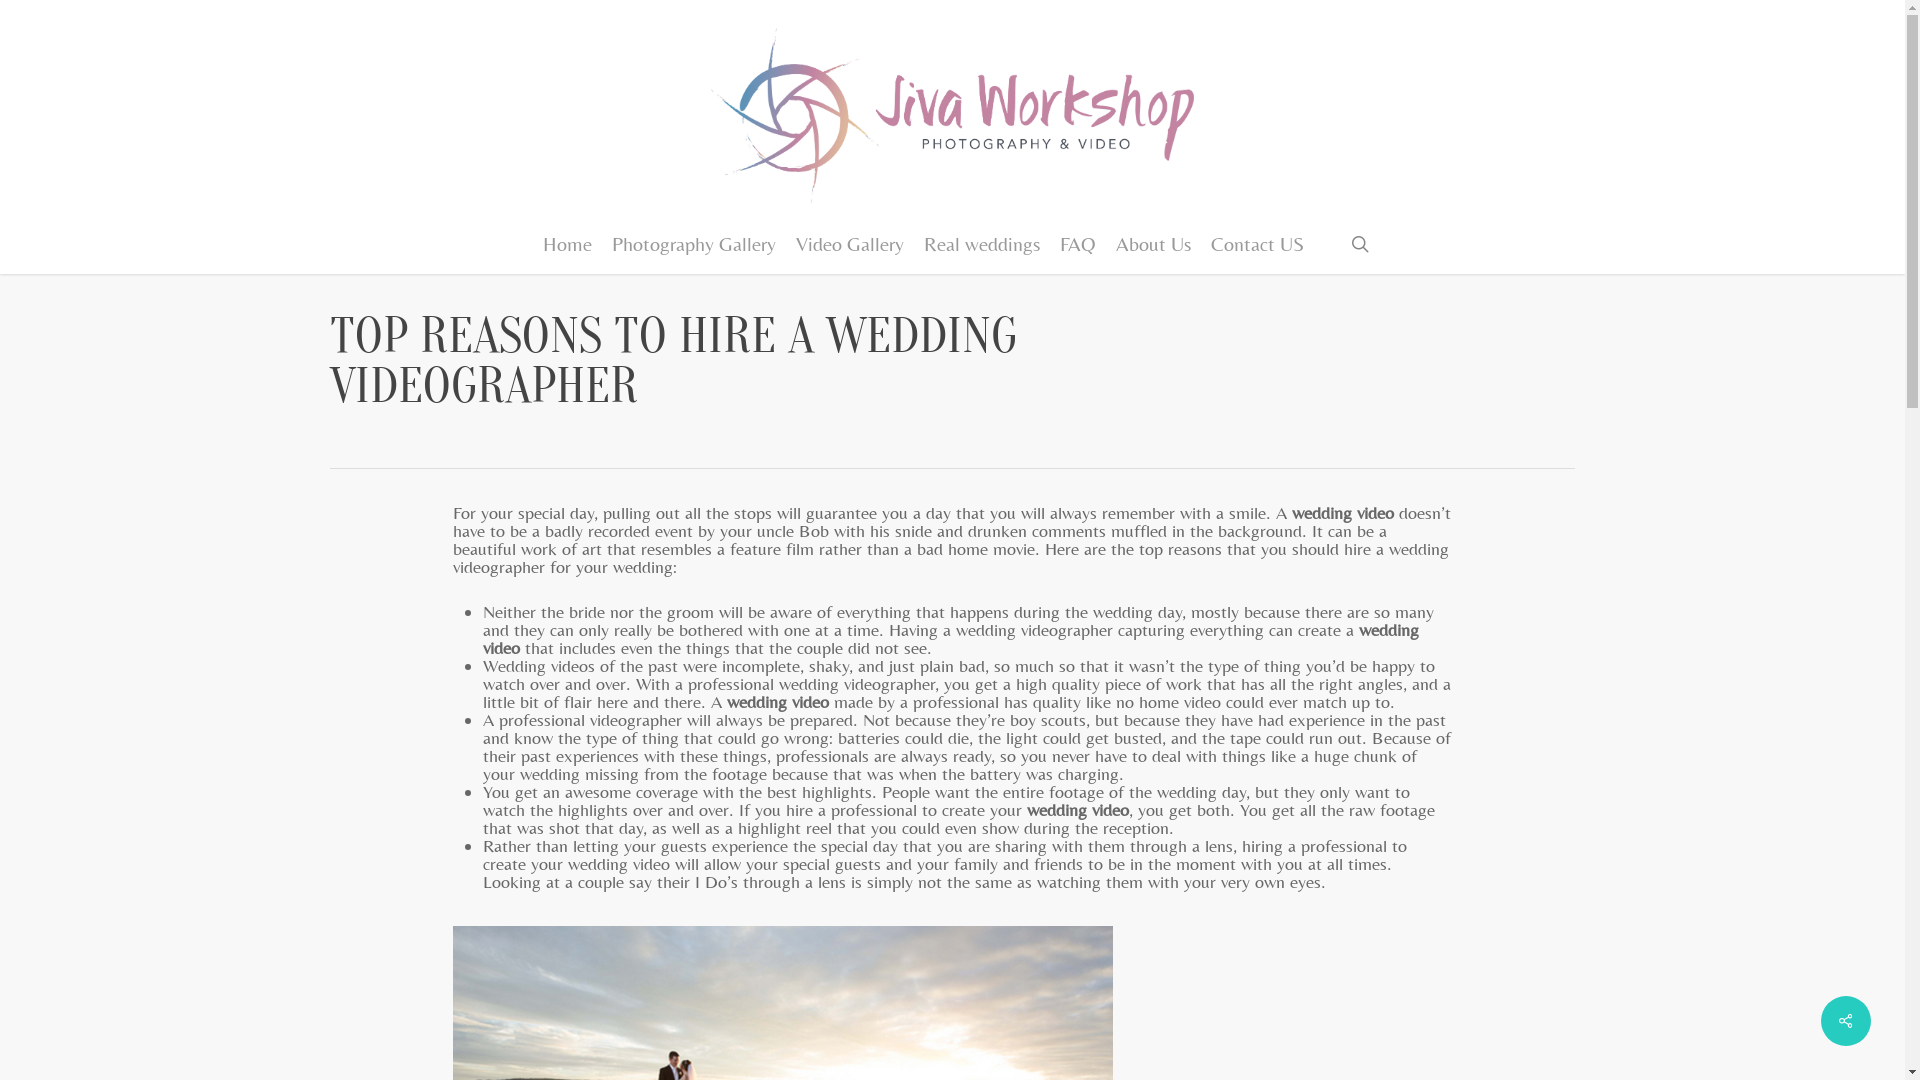 This screenshot has height=1080, width=1920. Describe the element at coordinates (1359, 242) in the screenshot. I see `'search'` at that location.